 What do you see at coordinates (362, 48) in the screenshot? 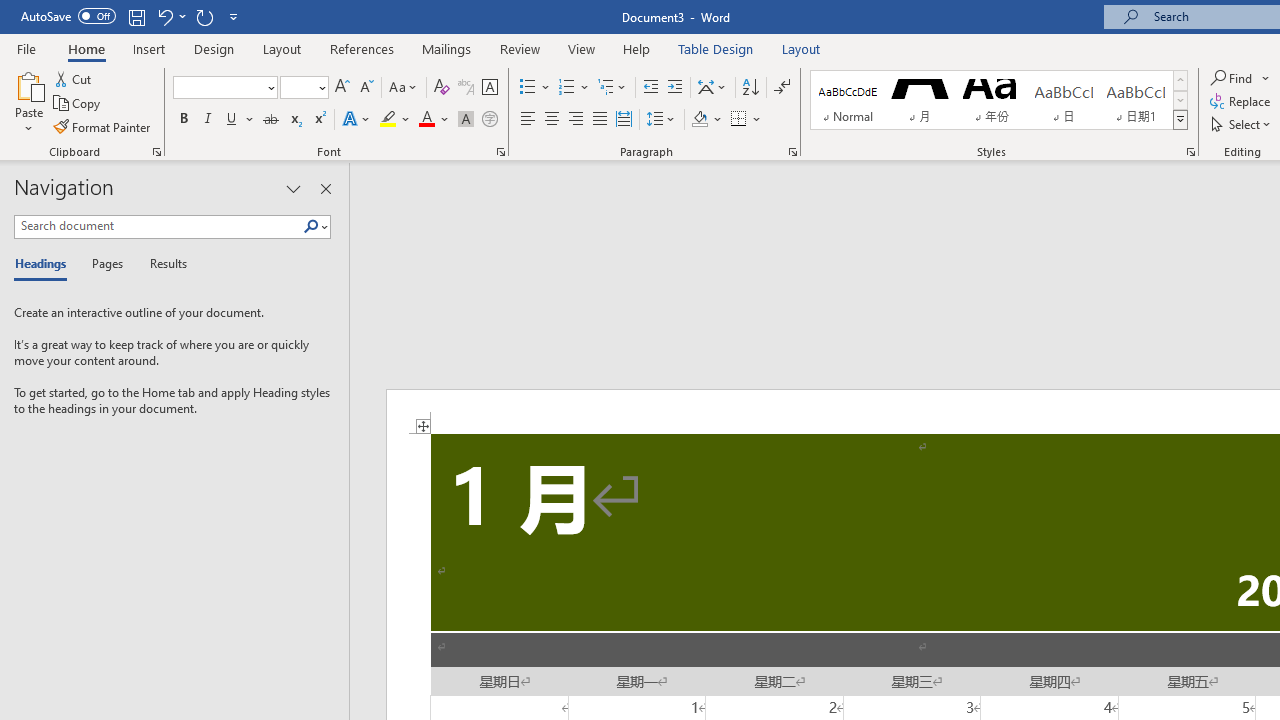
I see `'References'` at bounding box center [362, 48].